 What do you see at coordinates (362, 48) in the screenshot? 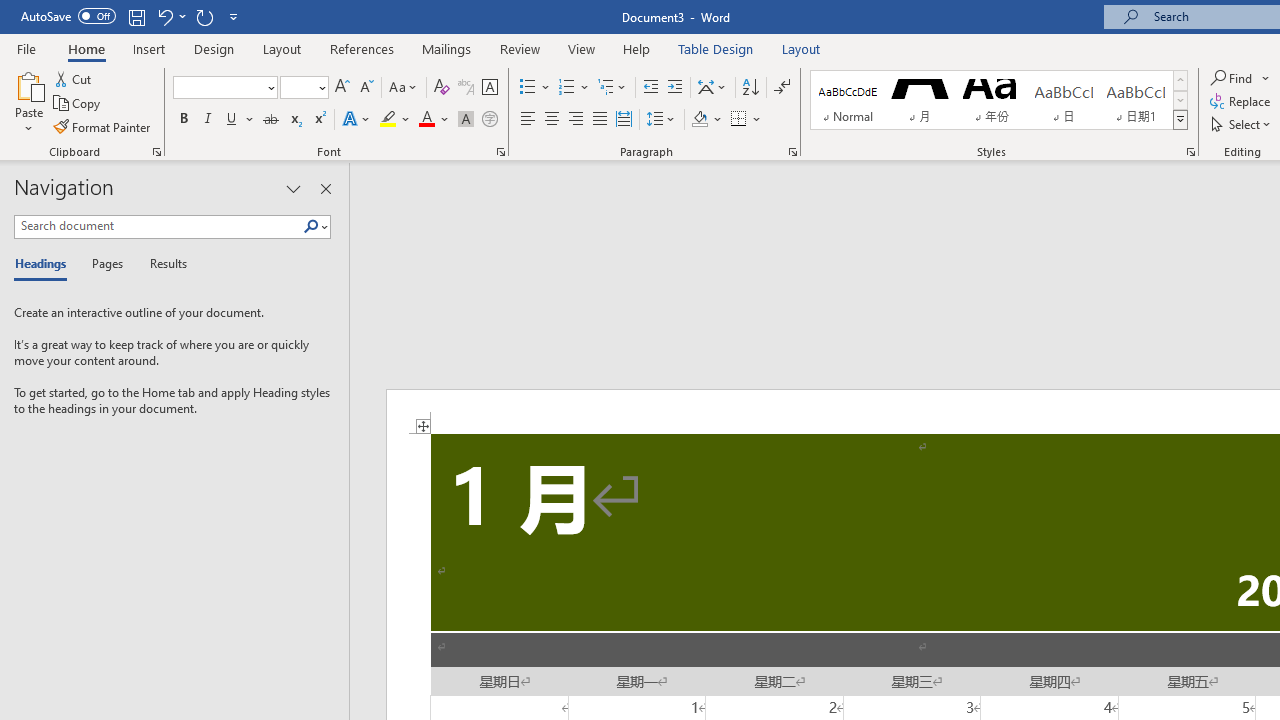
I see `'References'` at bounding box center [362, 48].